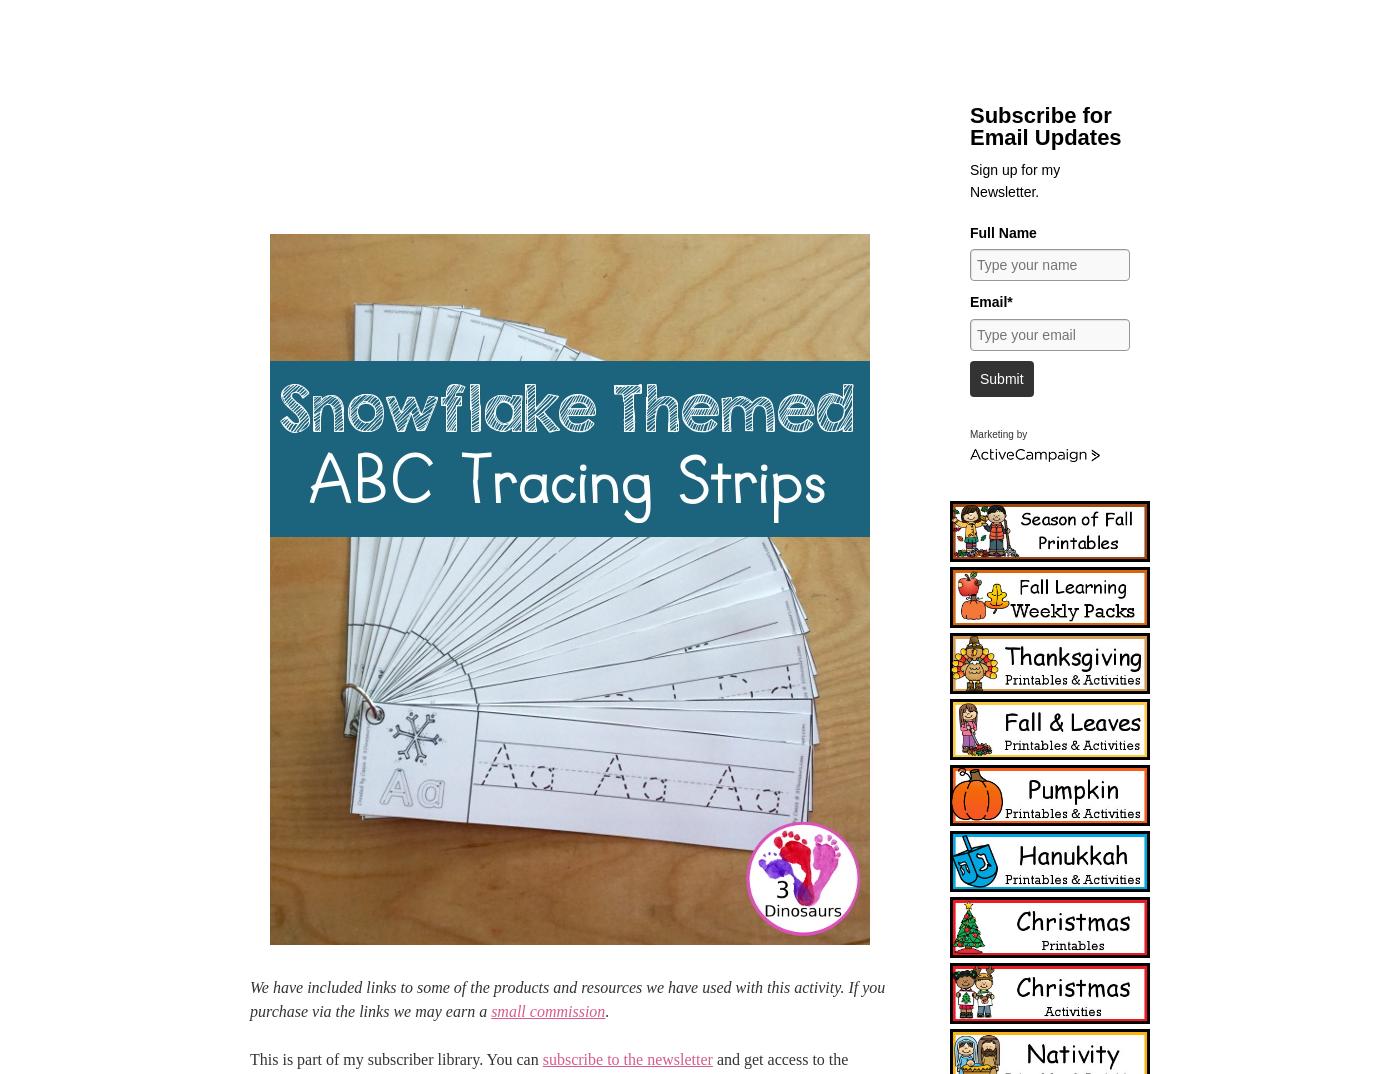 The image size is (1400, 1074). Describe the element at coordinates (1045, 125) in the screenshot. I see `'Subscribe for Email Updates'` at that location.